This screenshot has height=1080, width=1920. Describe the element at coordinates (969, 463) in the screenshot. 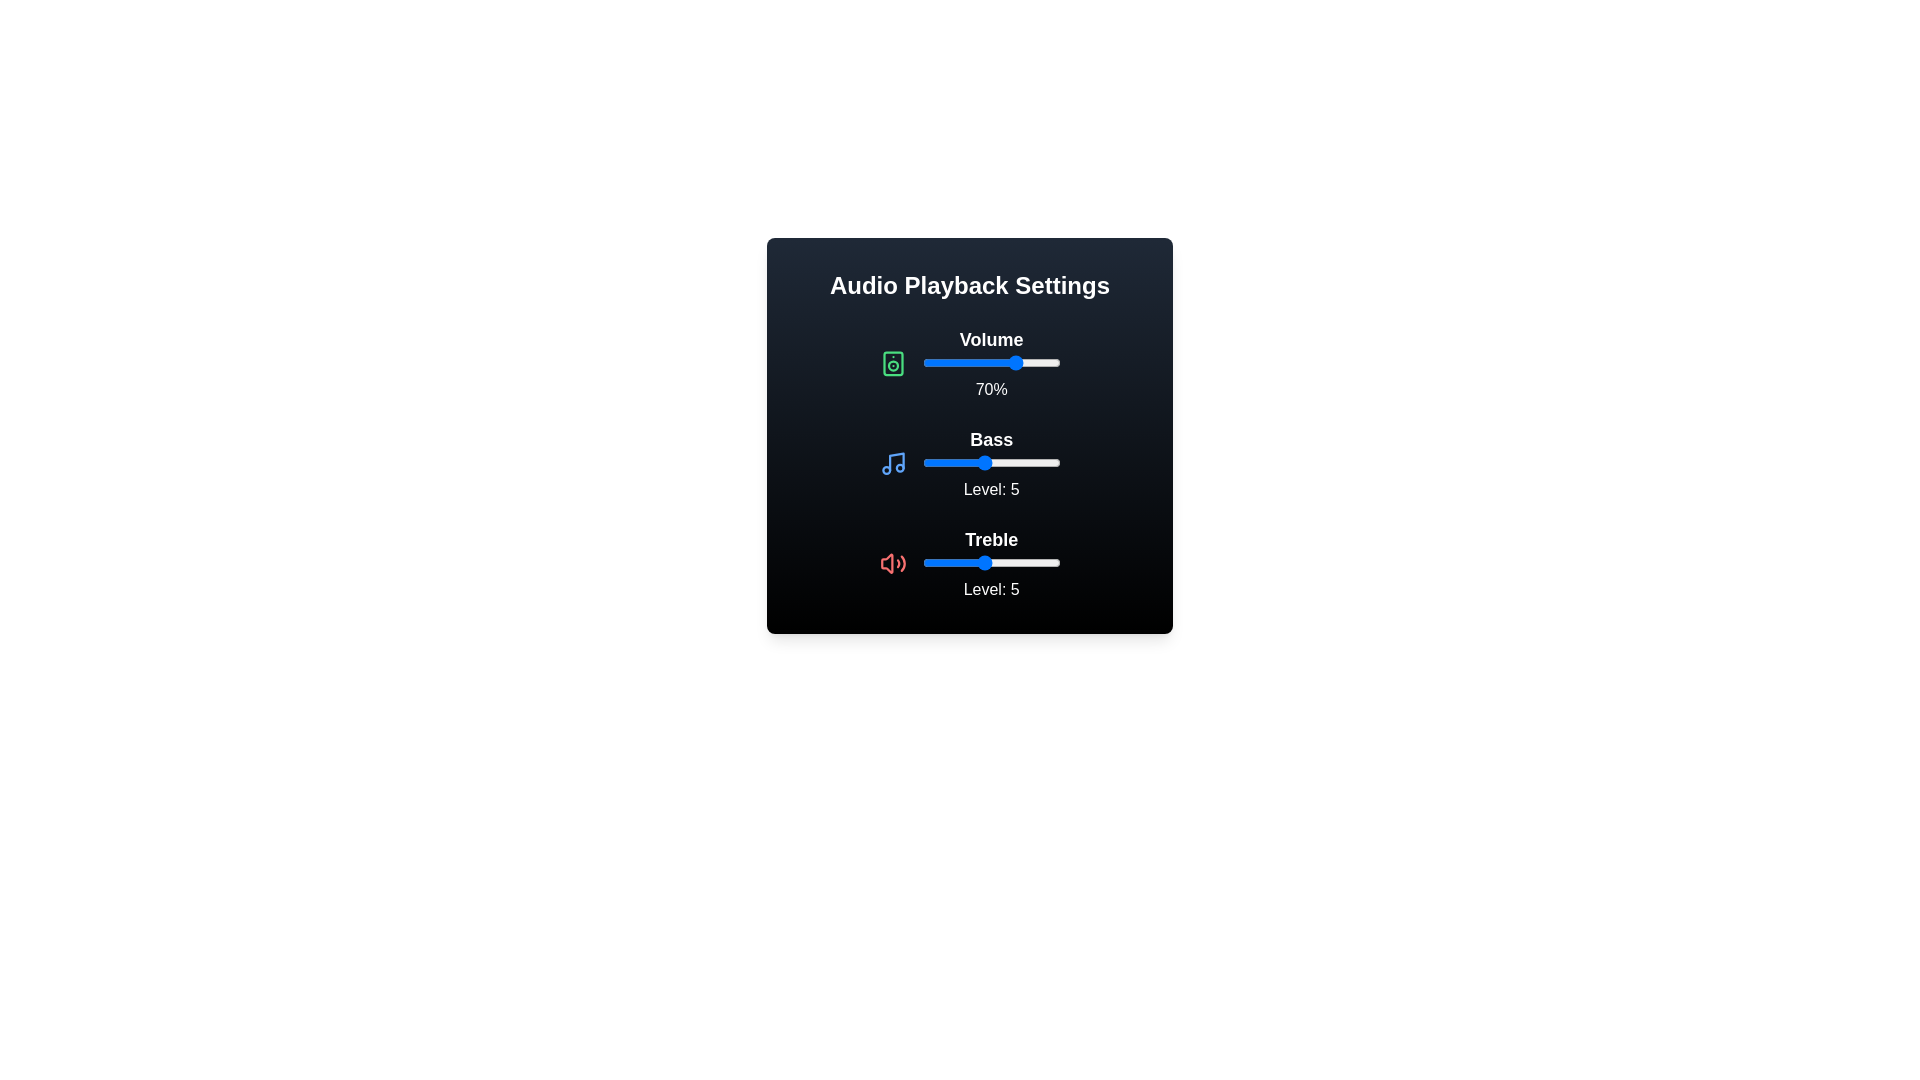

I see `the blue handle of the 'Bass Level' slider` at that location.